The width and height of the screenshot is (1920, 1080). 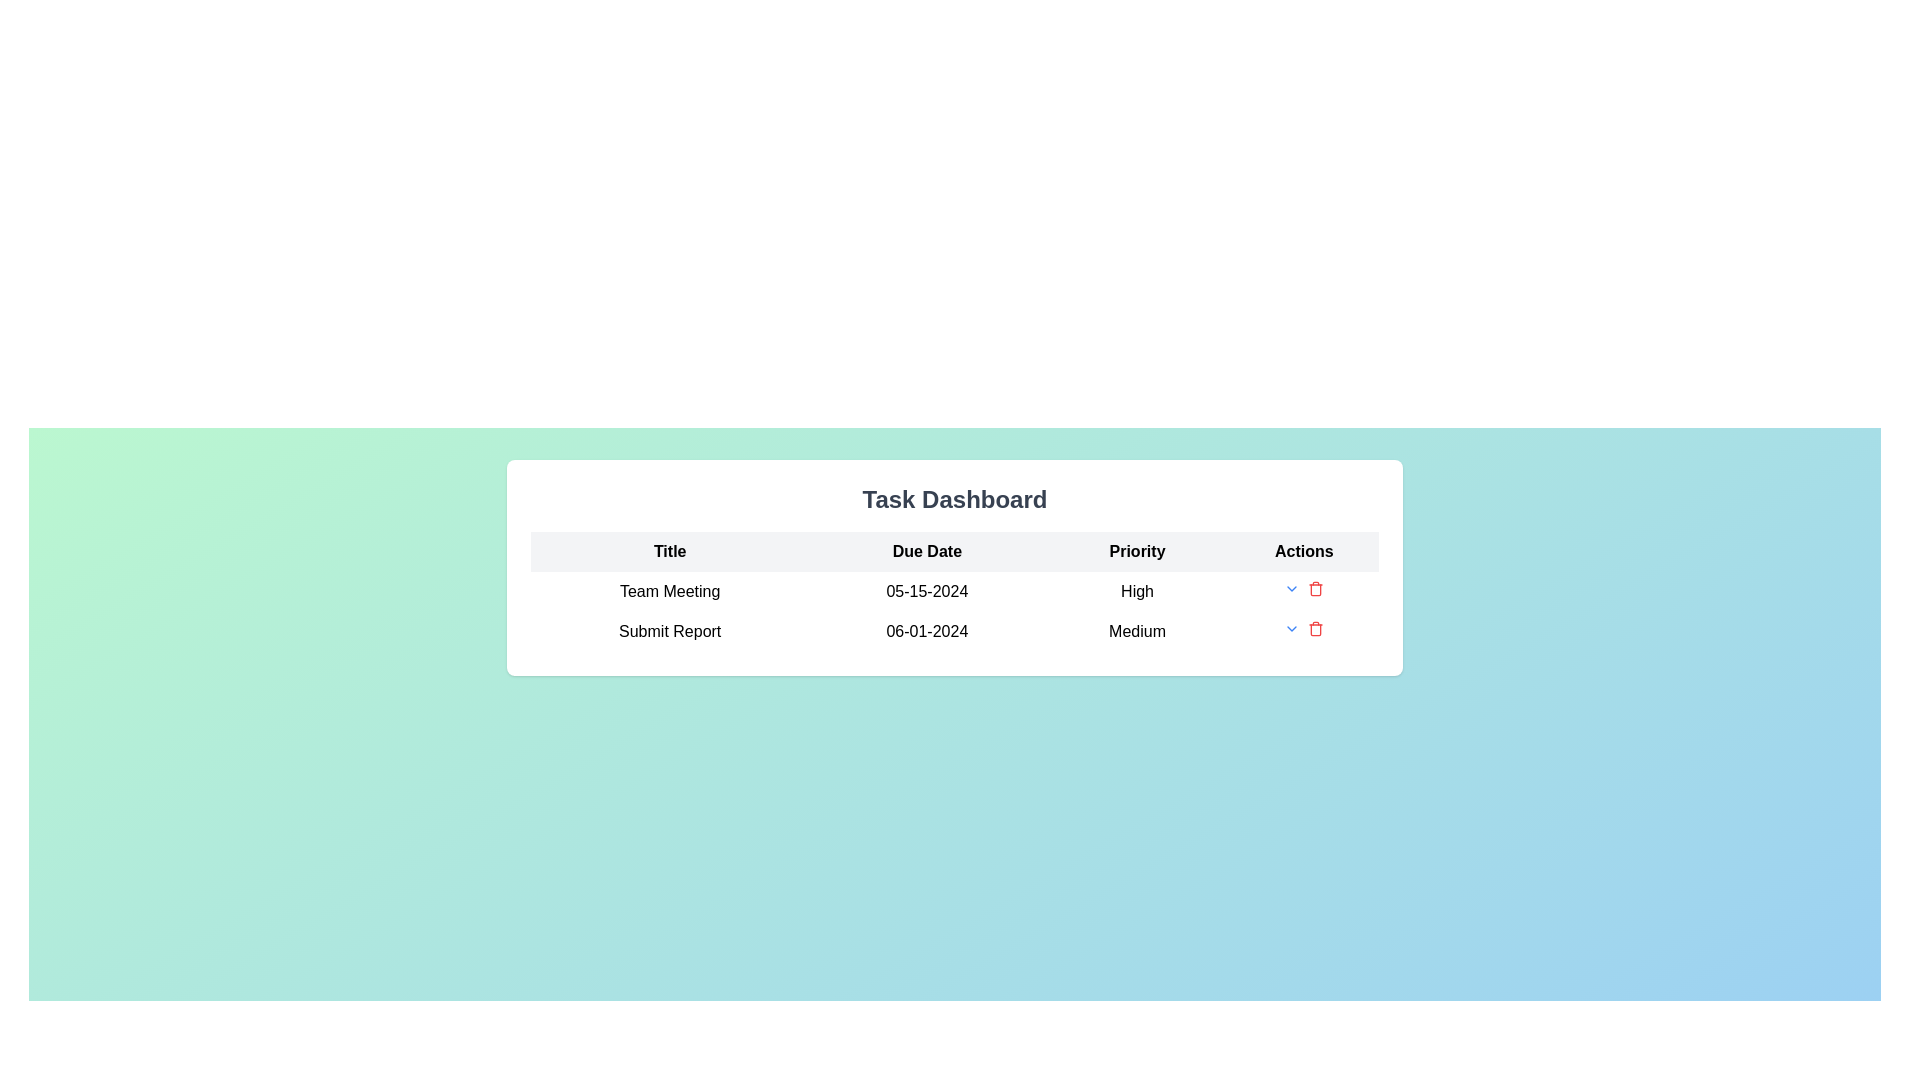 I want to click on the 'Due Date' text label element, which is the second column header in the table, located between 'Title' and 'Priority', so click(x=926, y=551).